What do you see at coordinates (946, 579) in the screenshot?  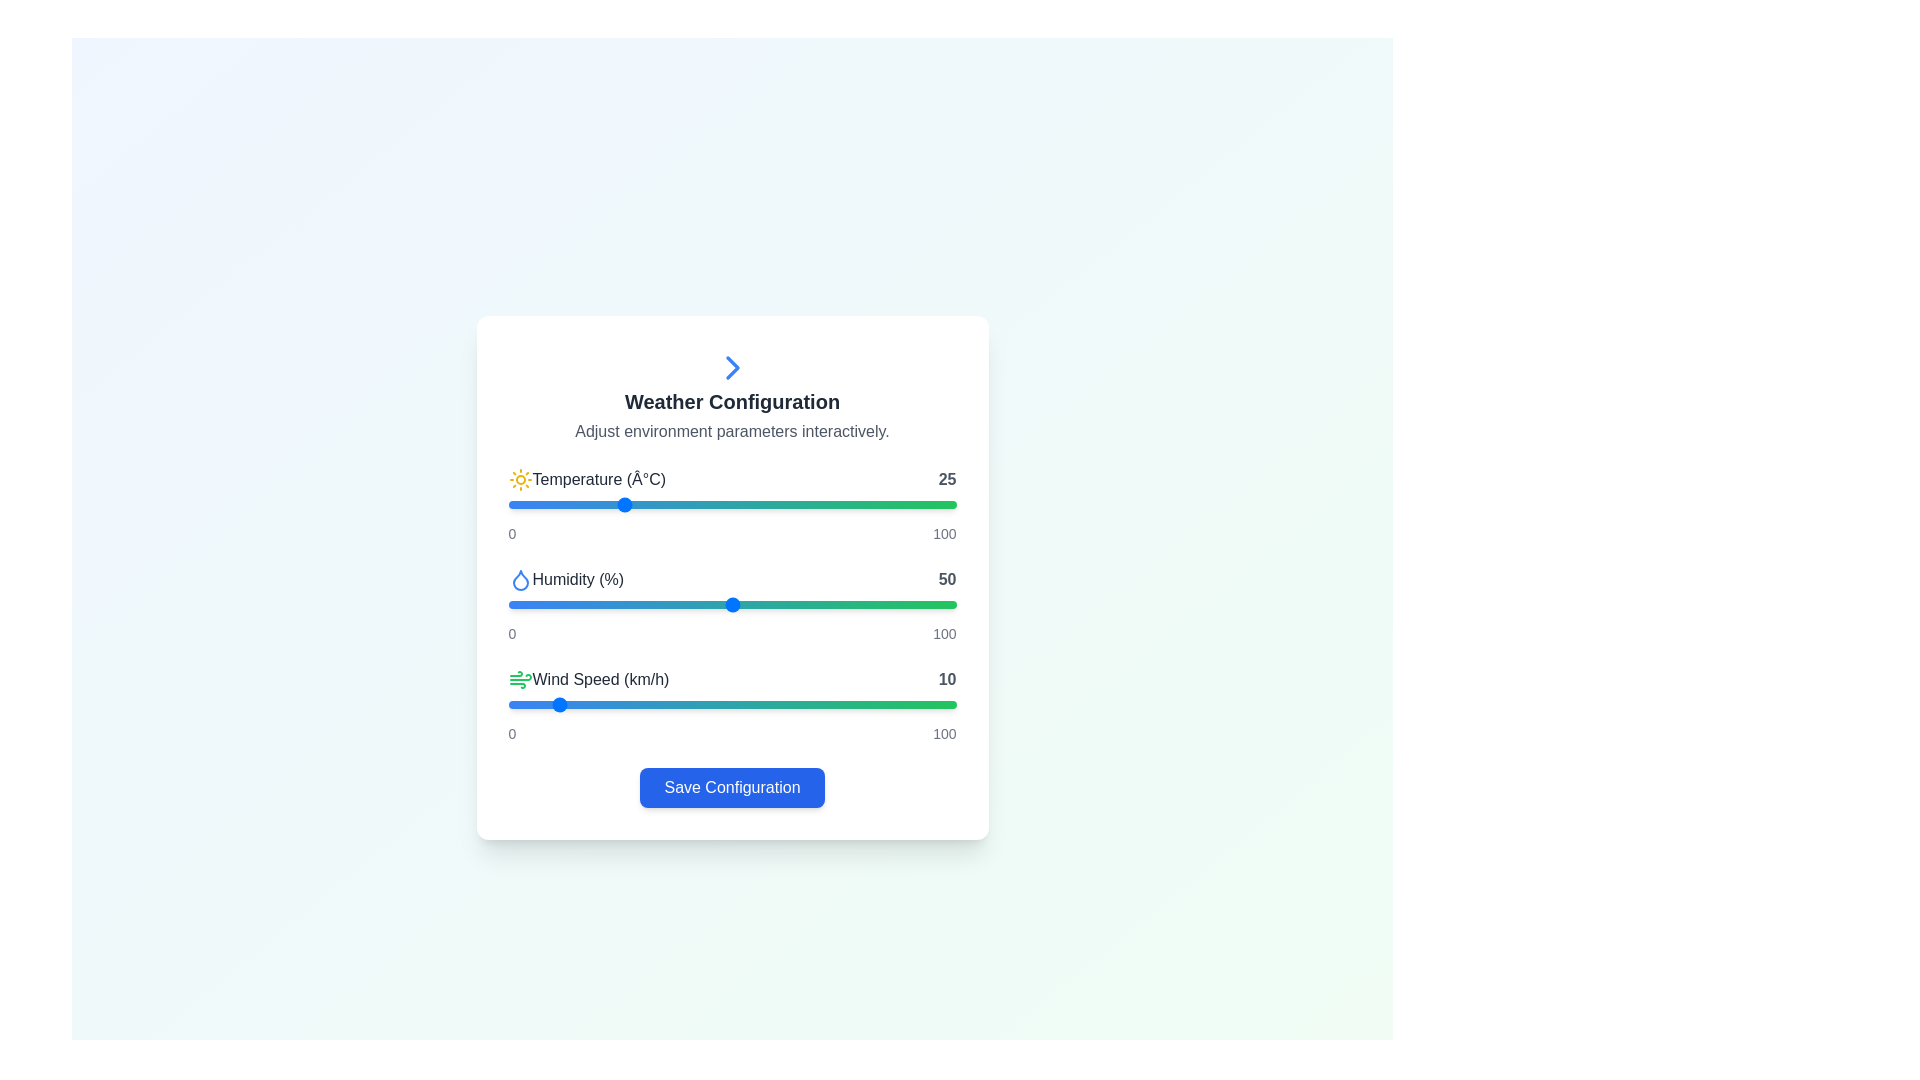 I see `the Text label displaying the current humidity percentage, which shows the value '50' and is located in the 'Humidity (%)' section of the weather configuration interface` at bounding box center [946, 579].